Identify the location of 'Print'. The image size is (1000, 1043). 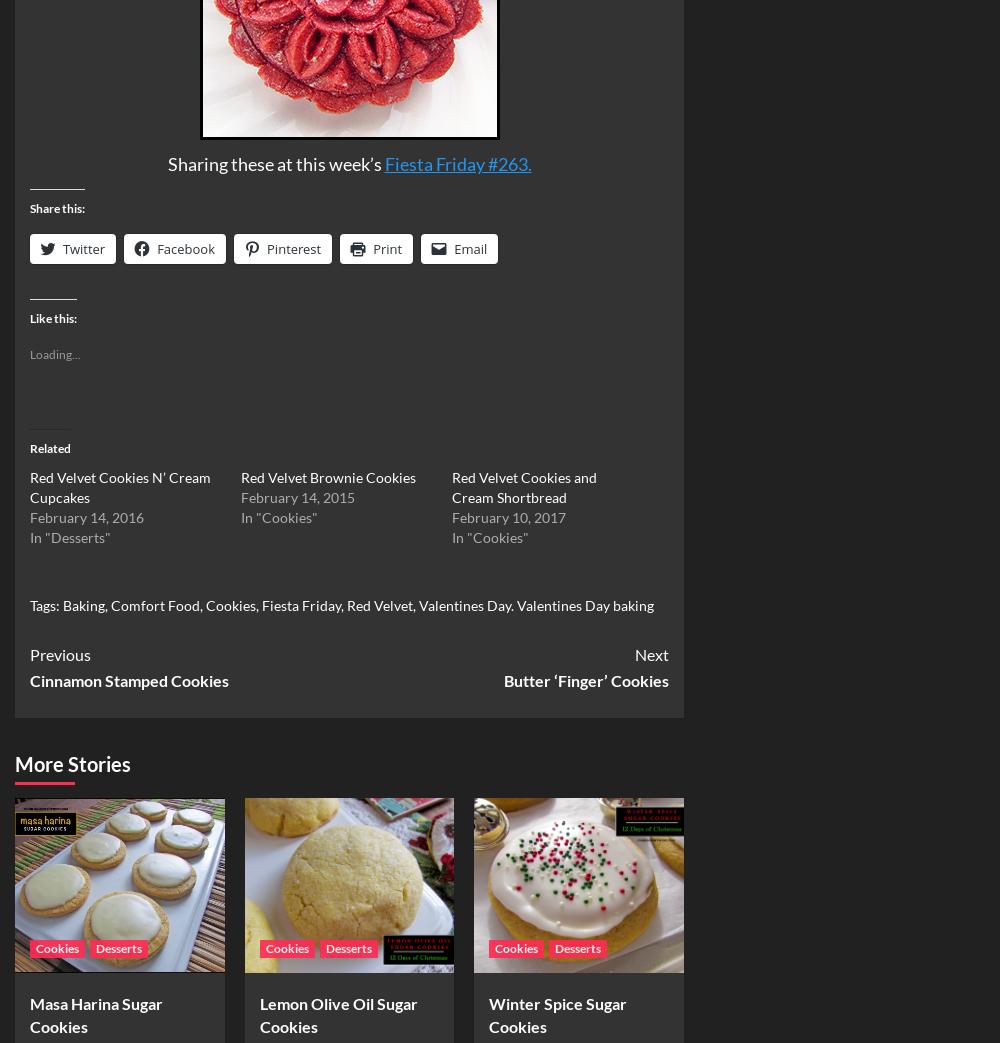
(387, 248).